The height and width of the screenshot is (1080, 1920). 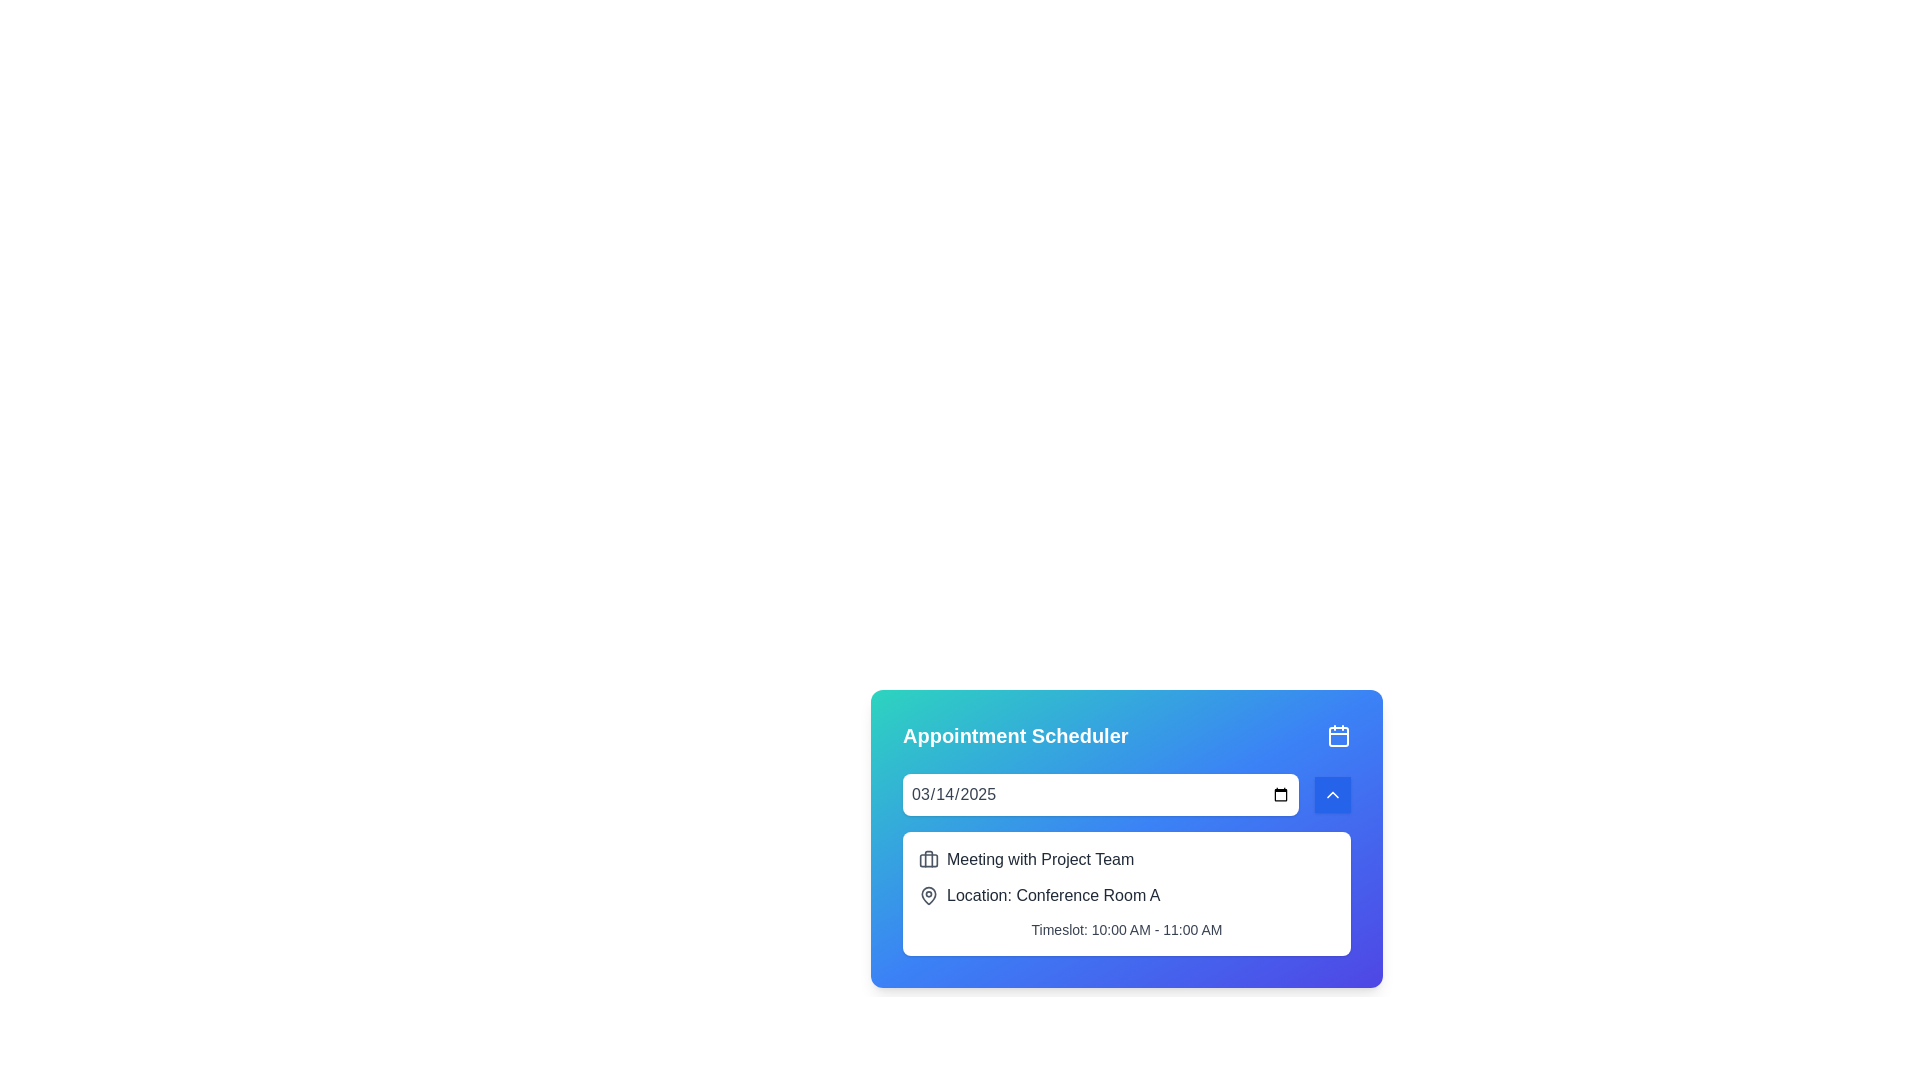 What do you see at coordinates (1040, 859) in the screenshot?
I see `static text label displaying 'Meeting with Project Team', which is styled in a modern font and located within the 'Appointment Scheduler' card, near a briefcase icon` at bounding box center [1040, 859].